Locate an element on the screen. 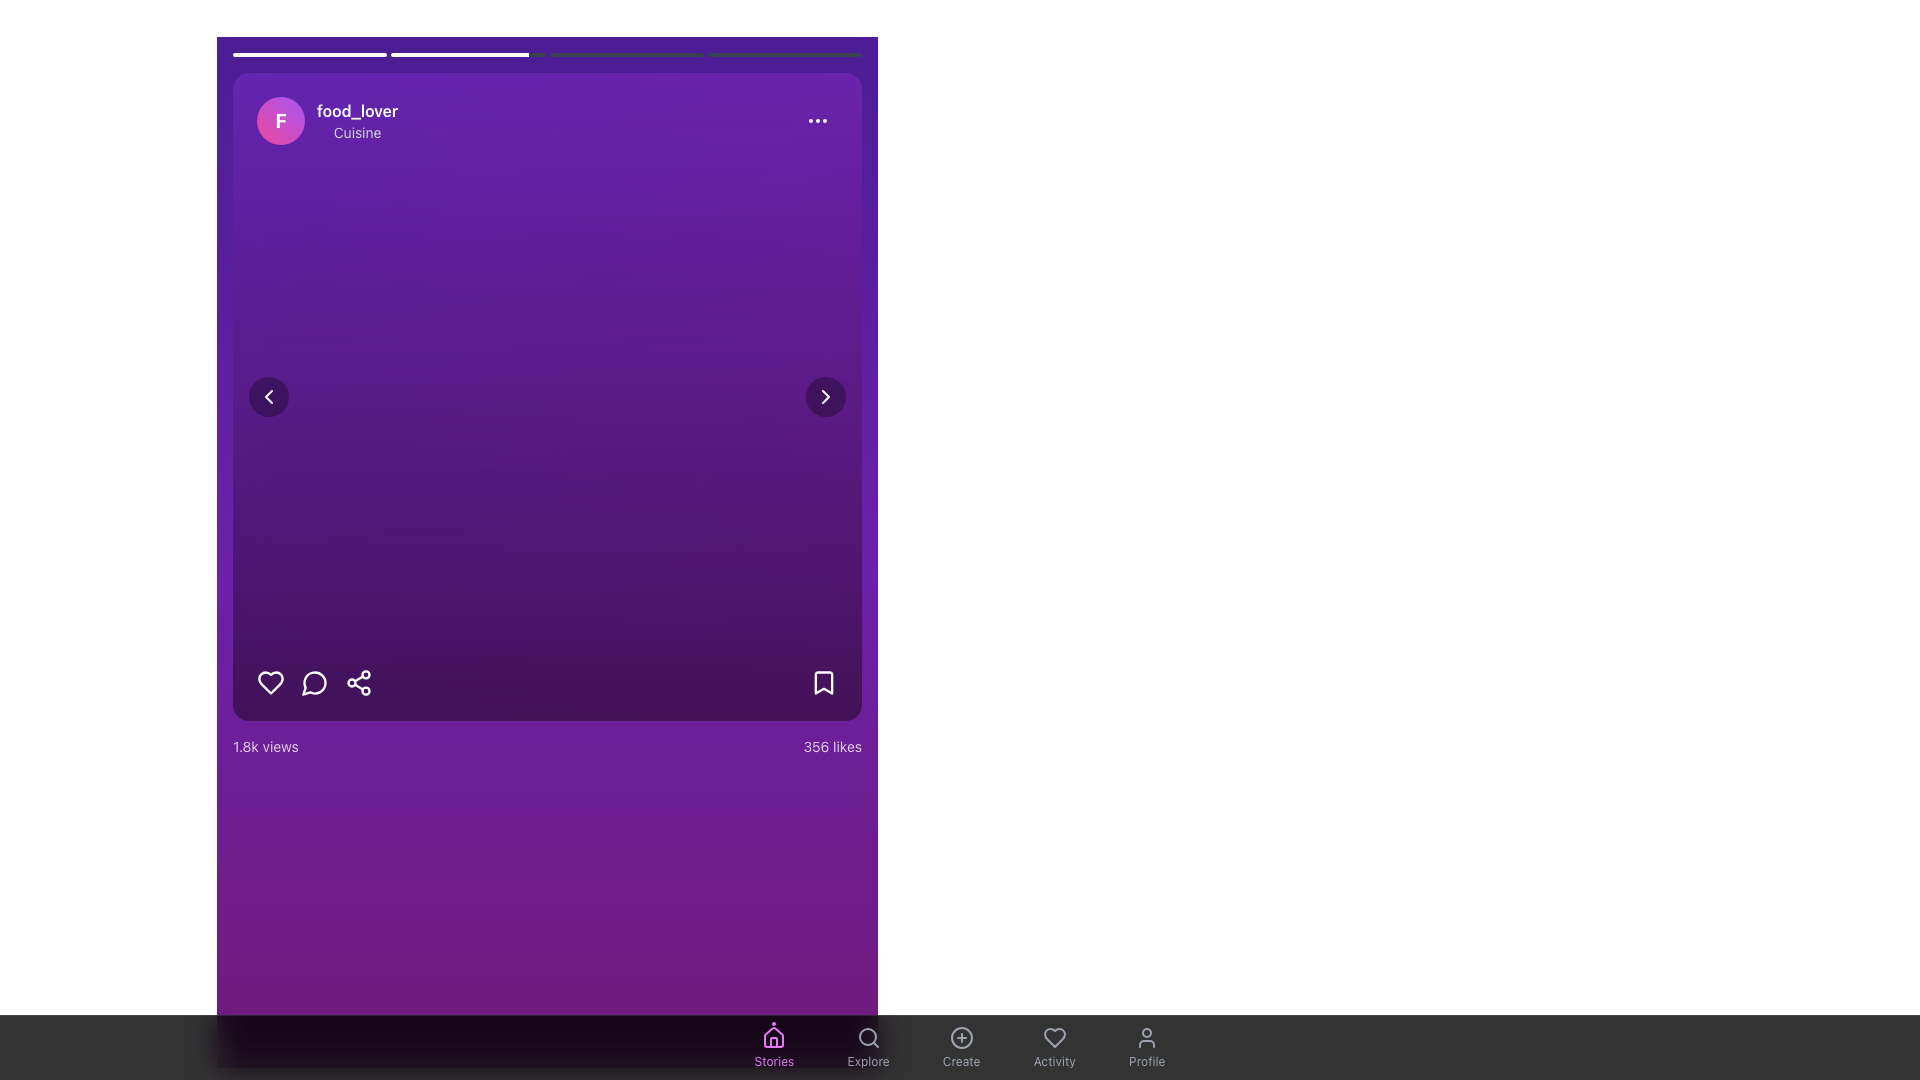 Image resolution: width=1920 pixels, height=1080 pixels. textual label that serves as the descriptive label for the 'Profile' section in the navigation bar, which is the last item in the bottom navigation bar beneath the user icon is located at coordinates (1147, 1060).